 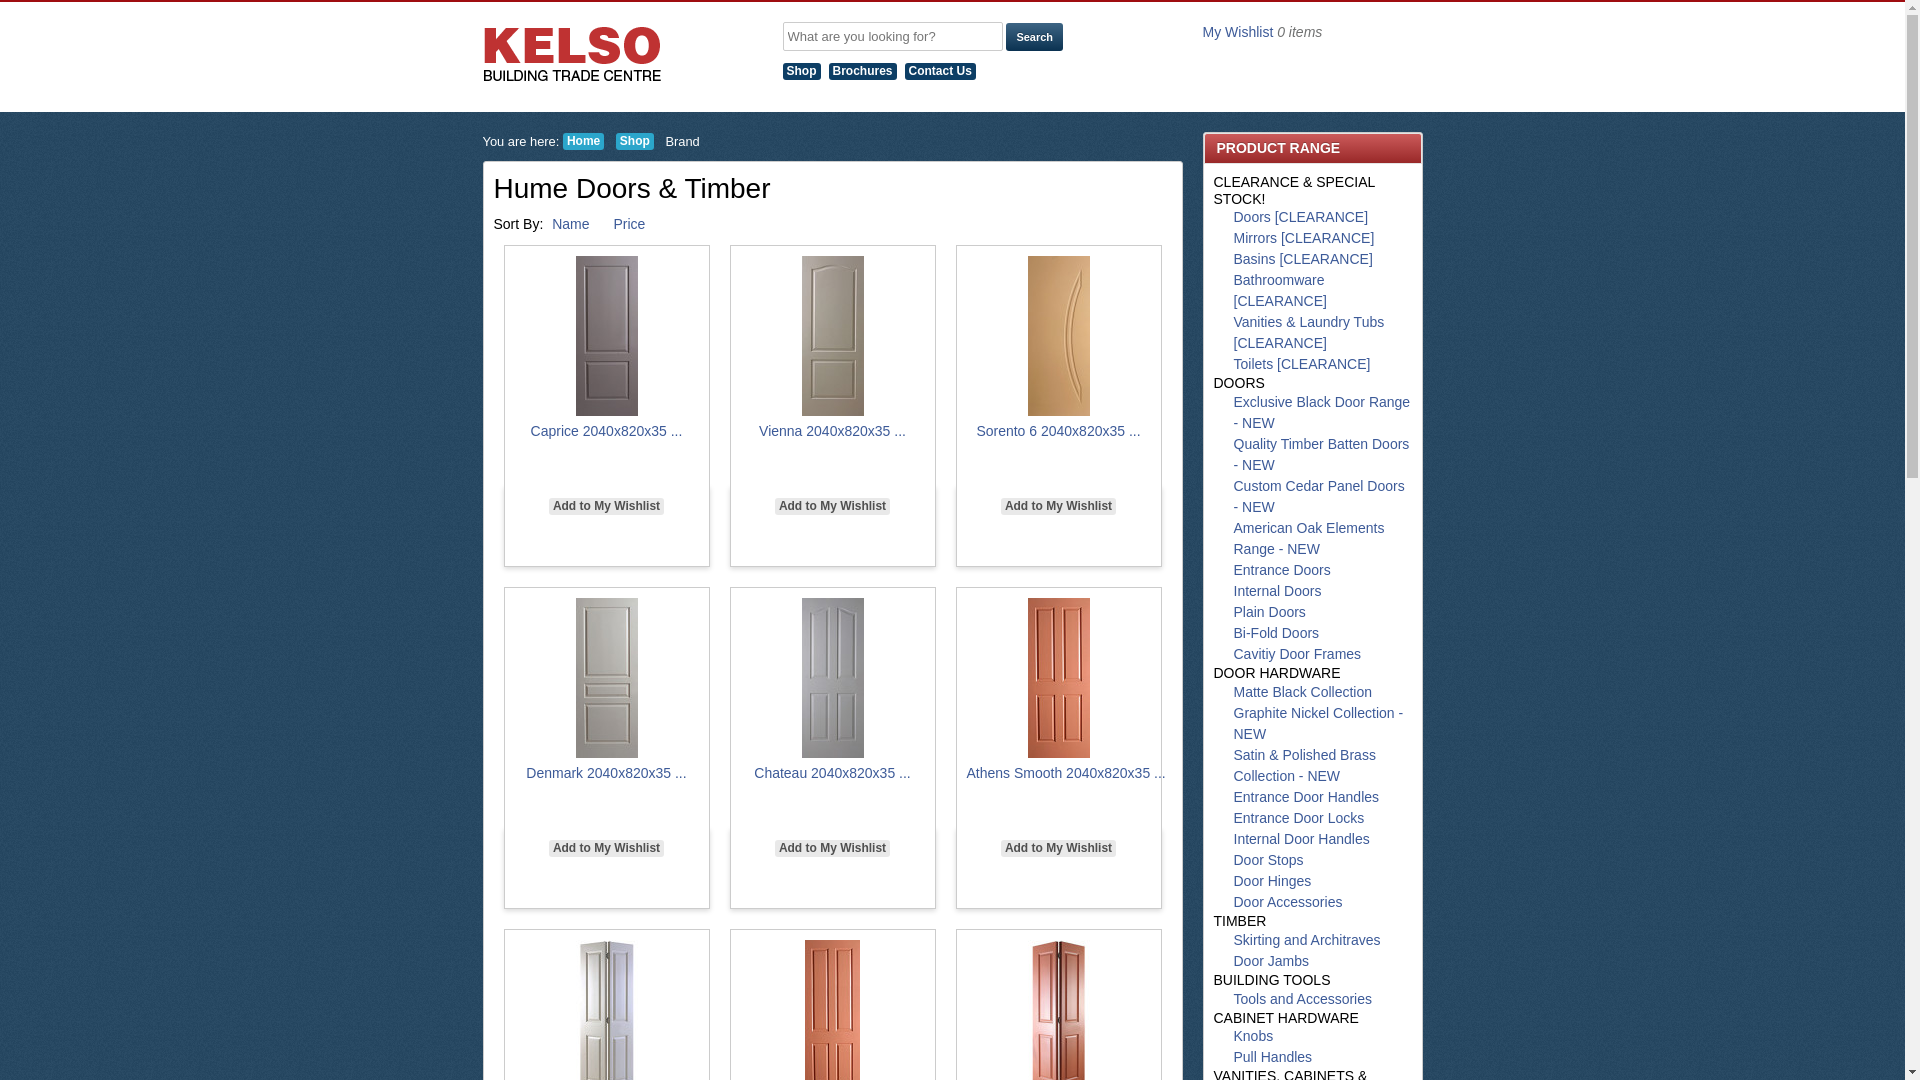 What do you see at coordinates (1282, 570) in the screenshot?
I see `'Entrance Doors'` at bounding box center [1282, 570].